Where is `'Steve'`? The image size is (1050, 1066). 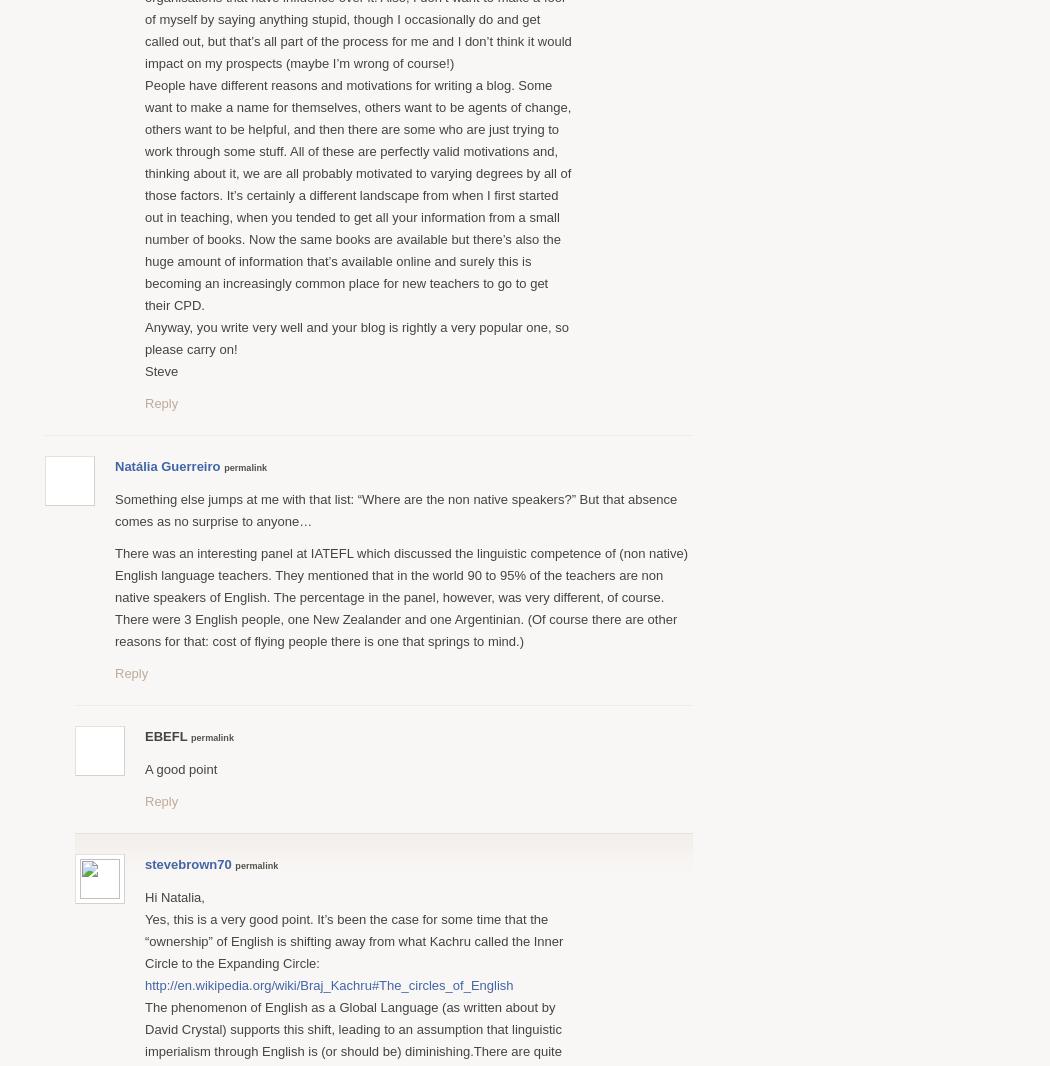
'Steve' is located at coordinates (161, 370).